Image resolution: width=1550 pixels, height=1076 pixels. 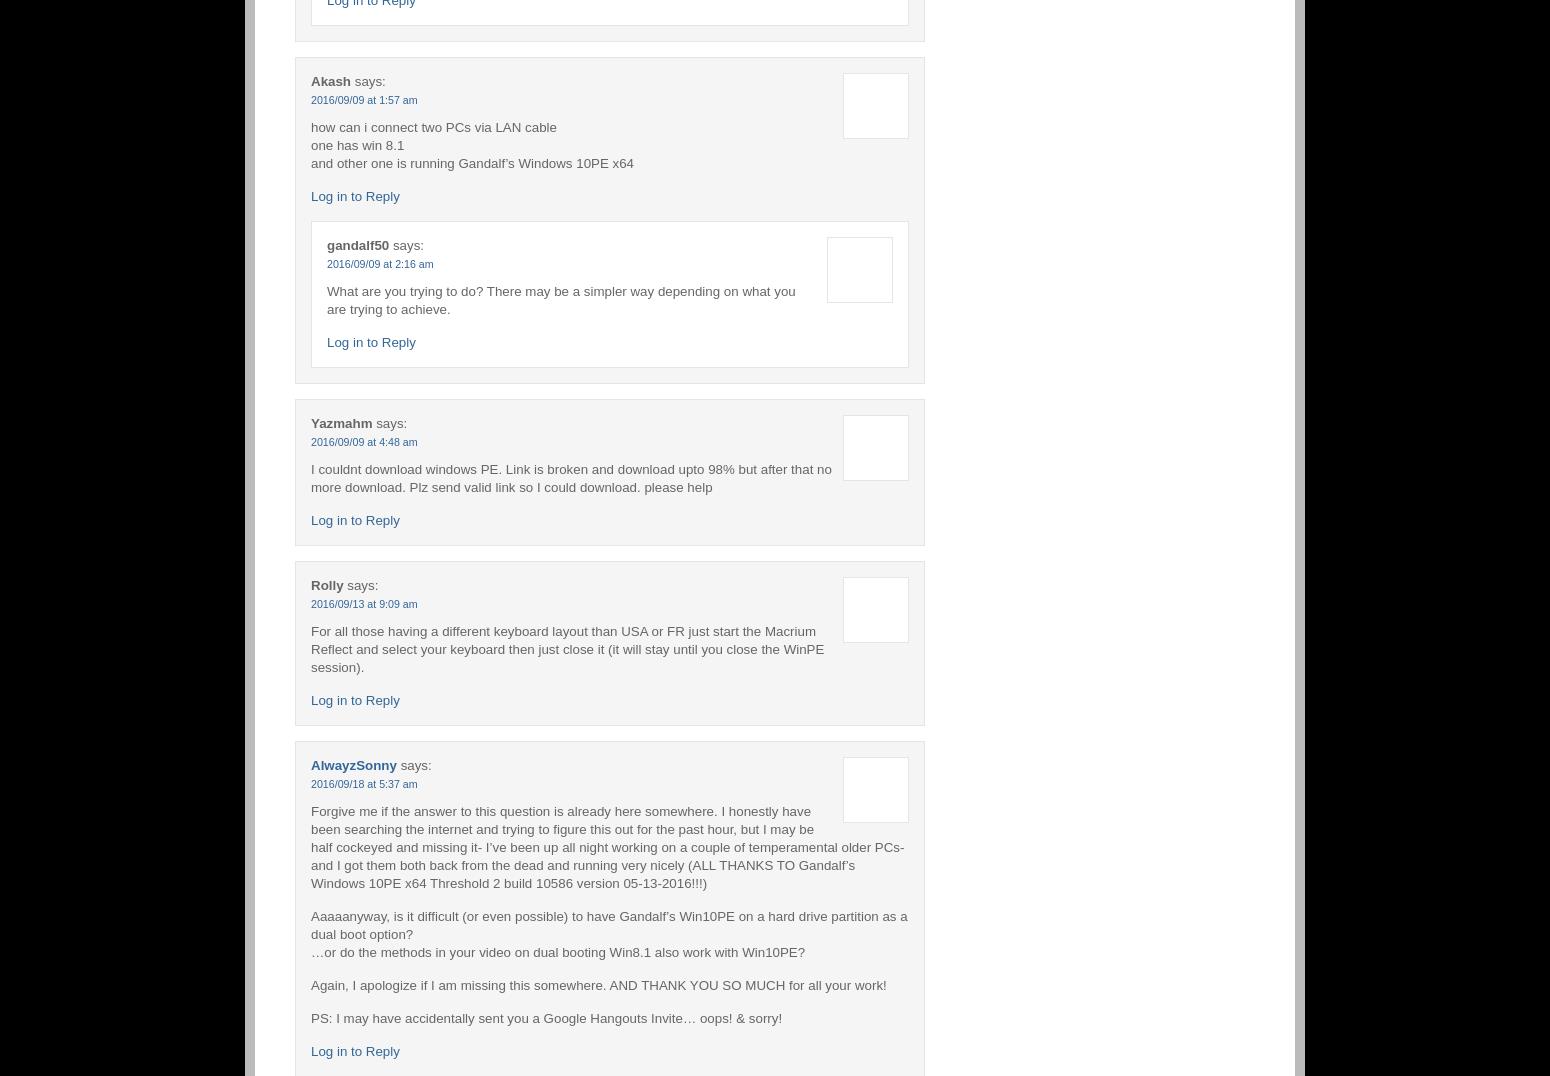 What do you see at coordinates (310, 923) in the screenshot?
I see `'Aaaaanyway, is it difficult (or even possible) to have Gandalf’s Win10PE on a hard drive partition as a dual boot option?'` at bounding box center [310, 923].